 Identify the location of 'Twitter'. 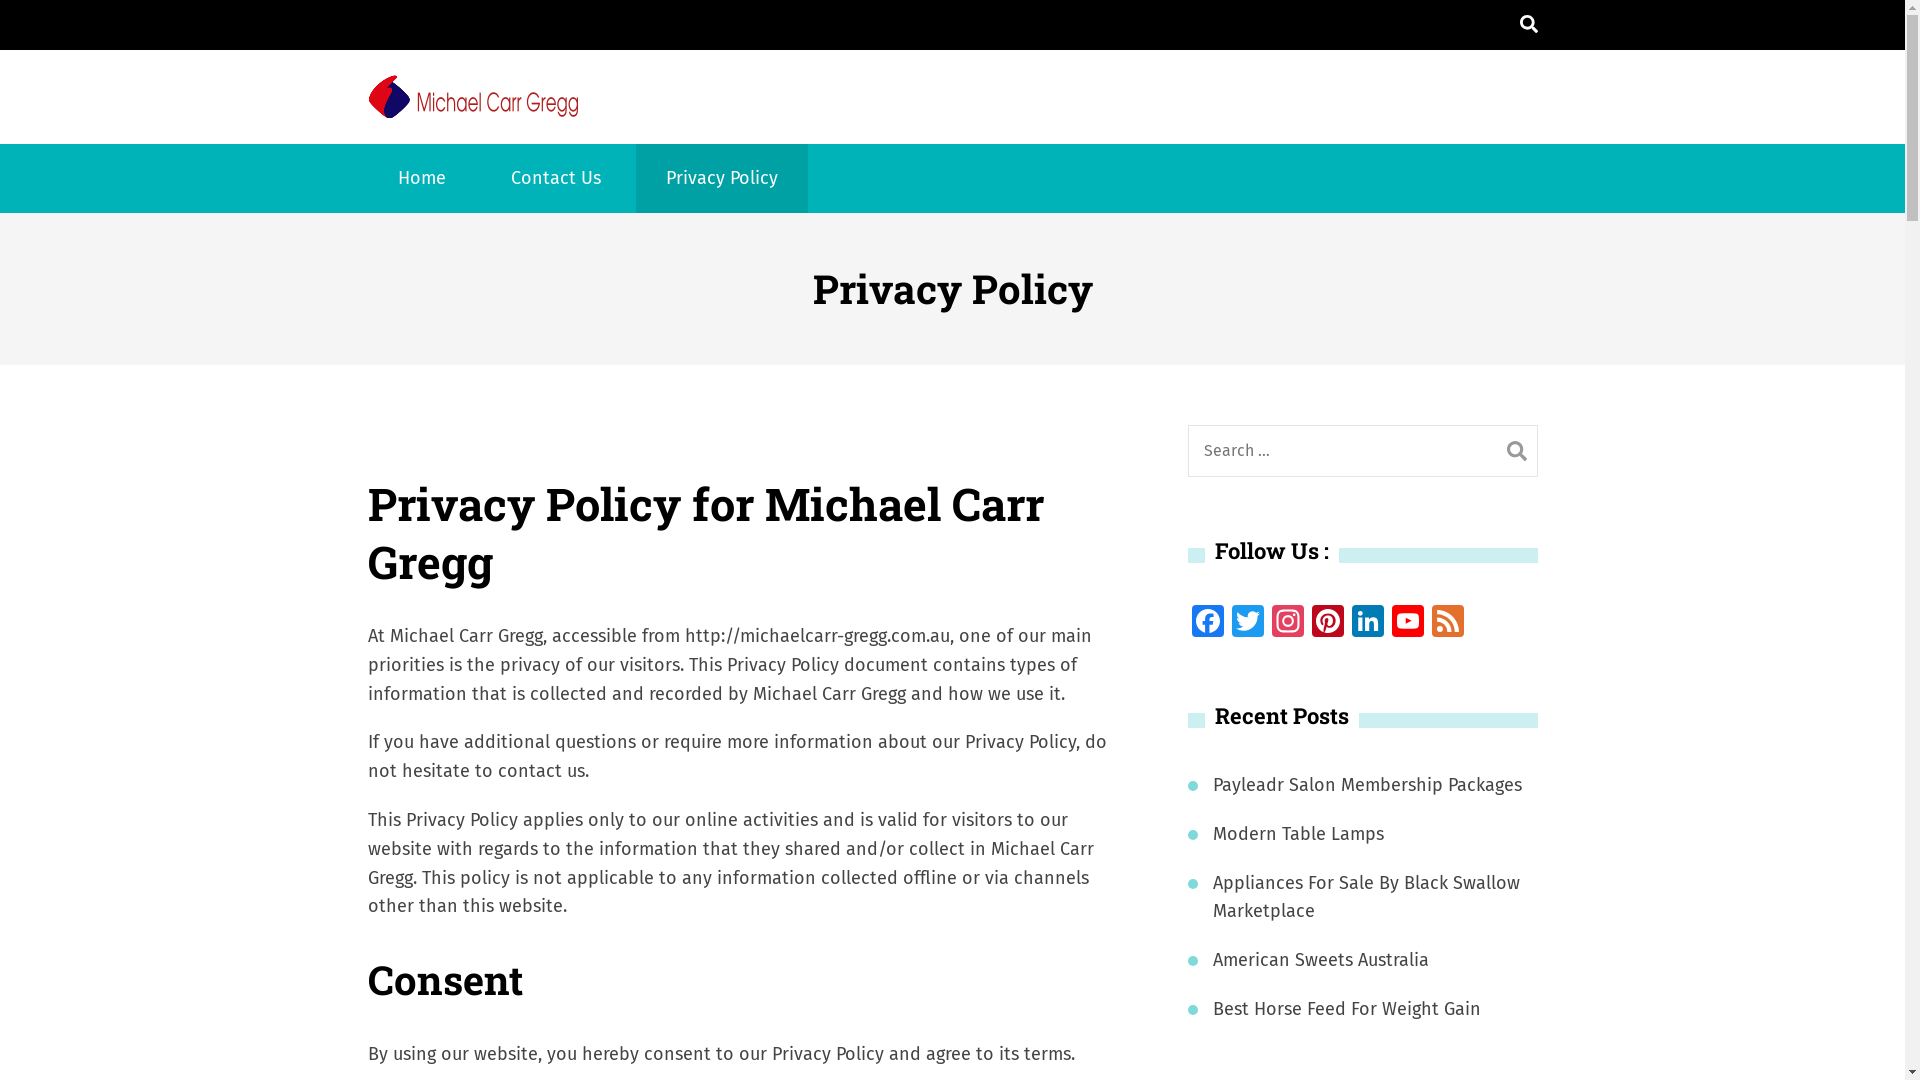
(1247, 622).